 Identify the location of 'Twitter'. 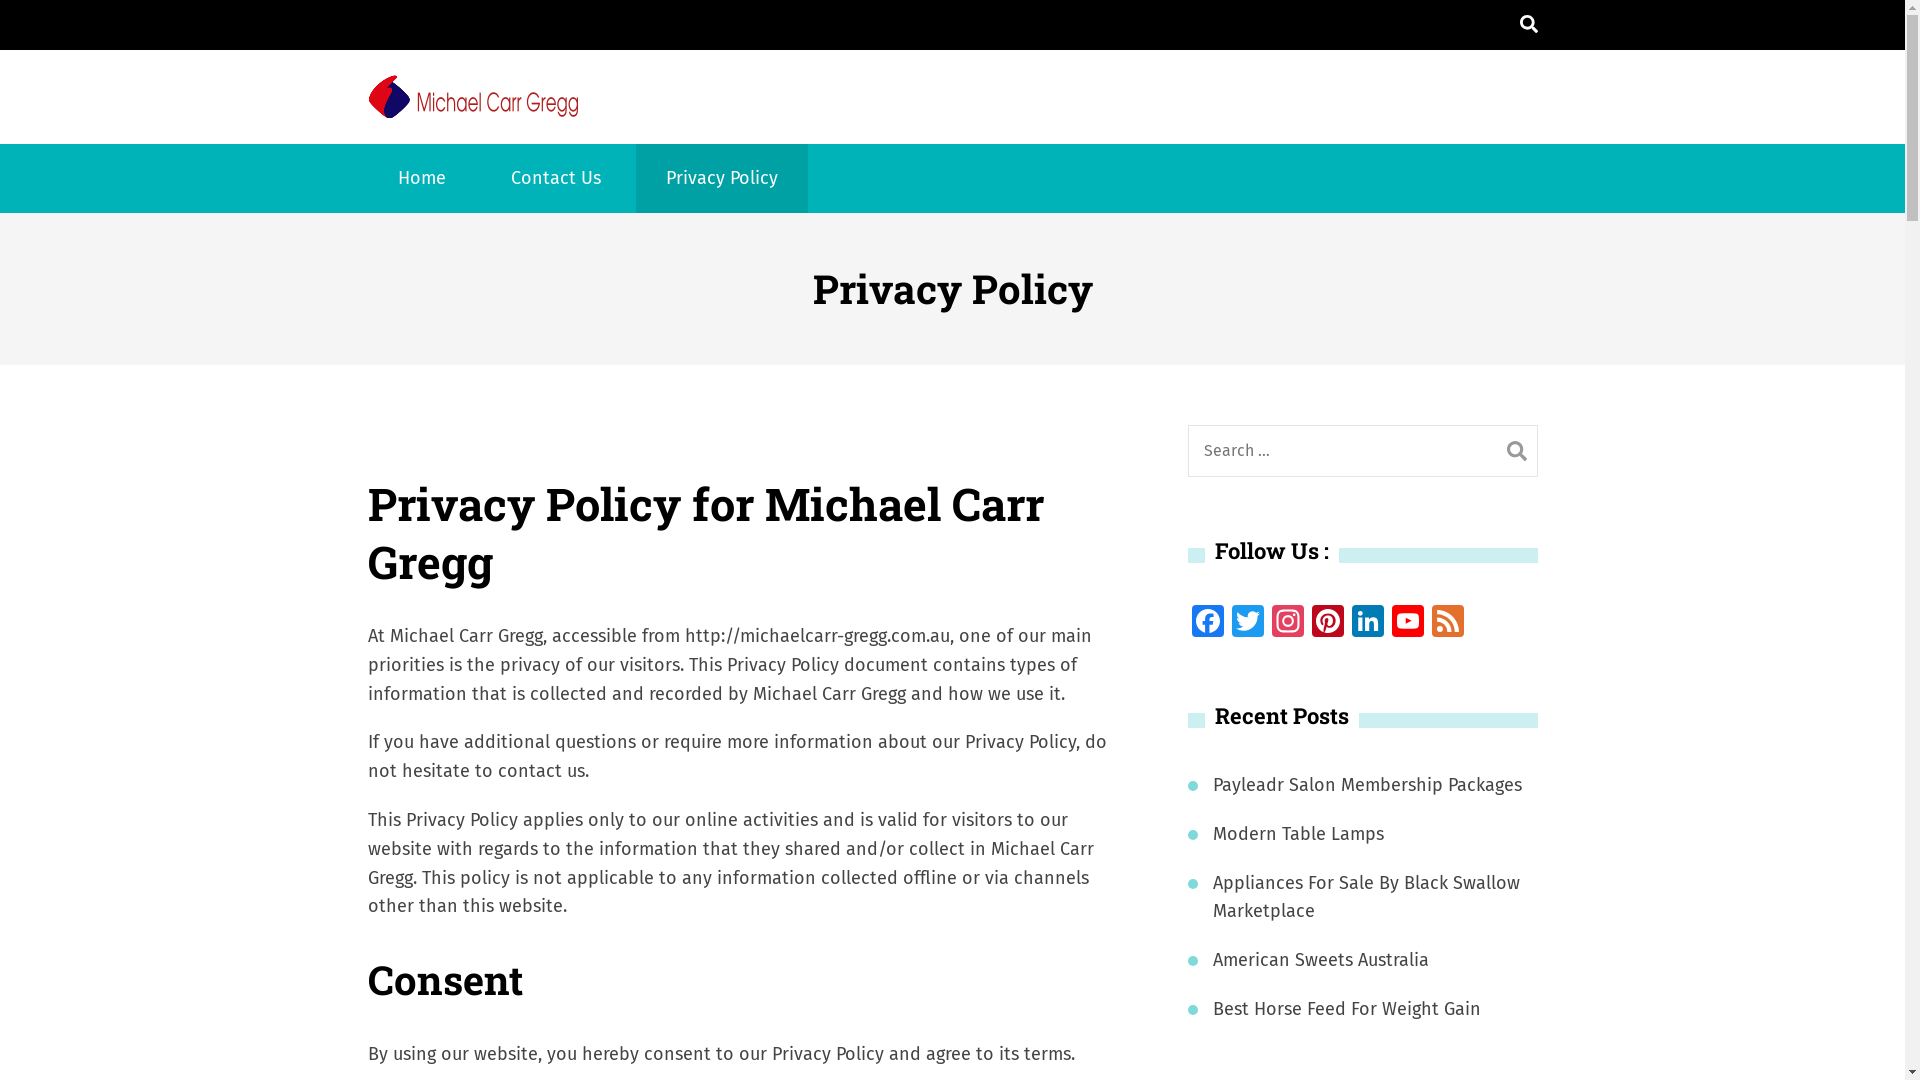
(1247, 622).